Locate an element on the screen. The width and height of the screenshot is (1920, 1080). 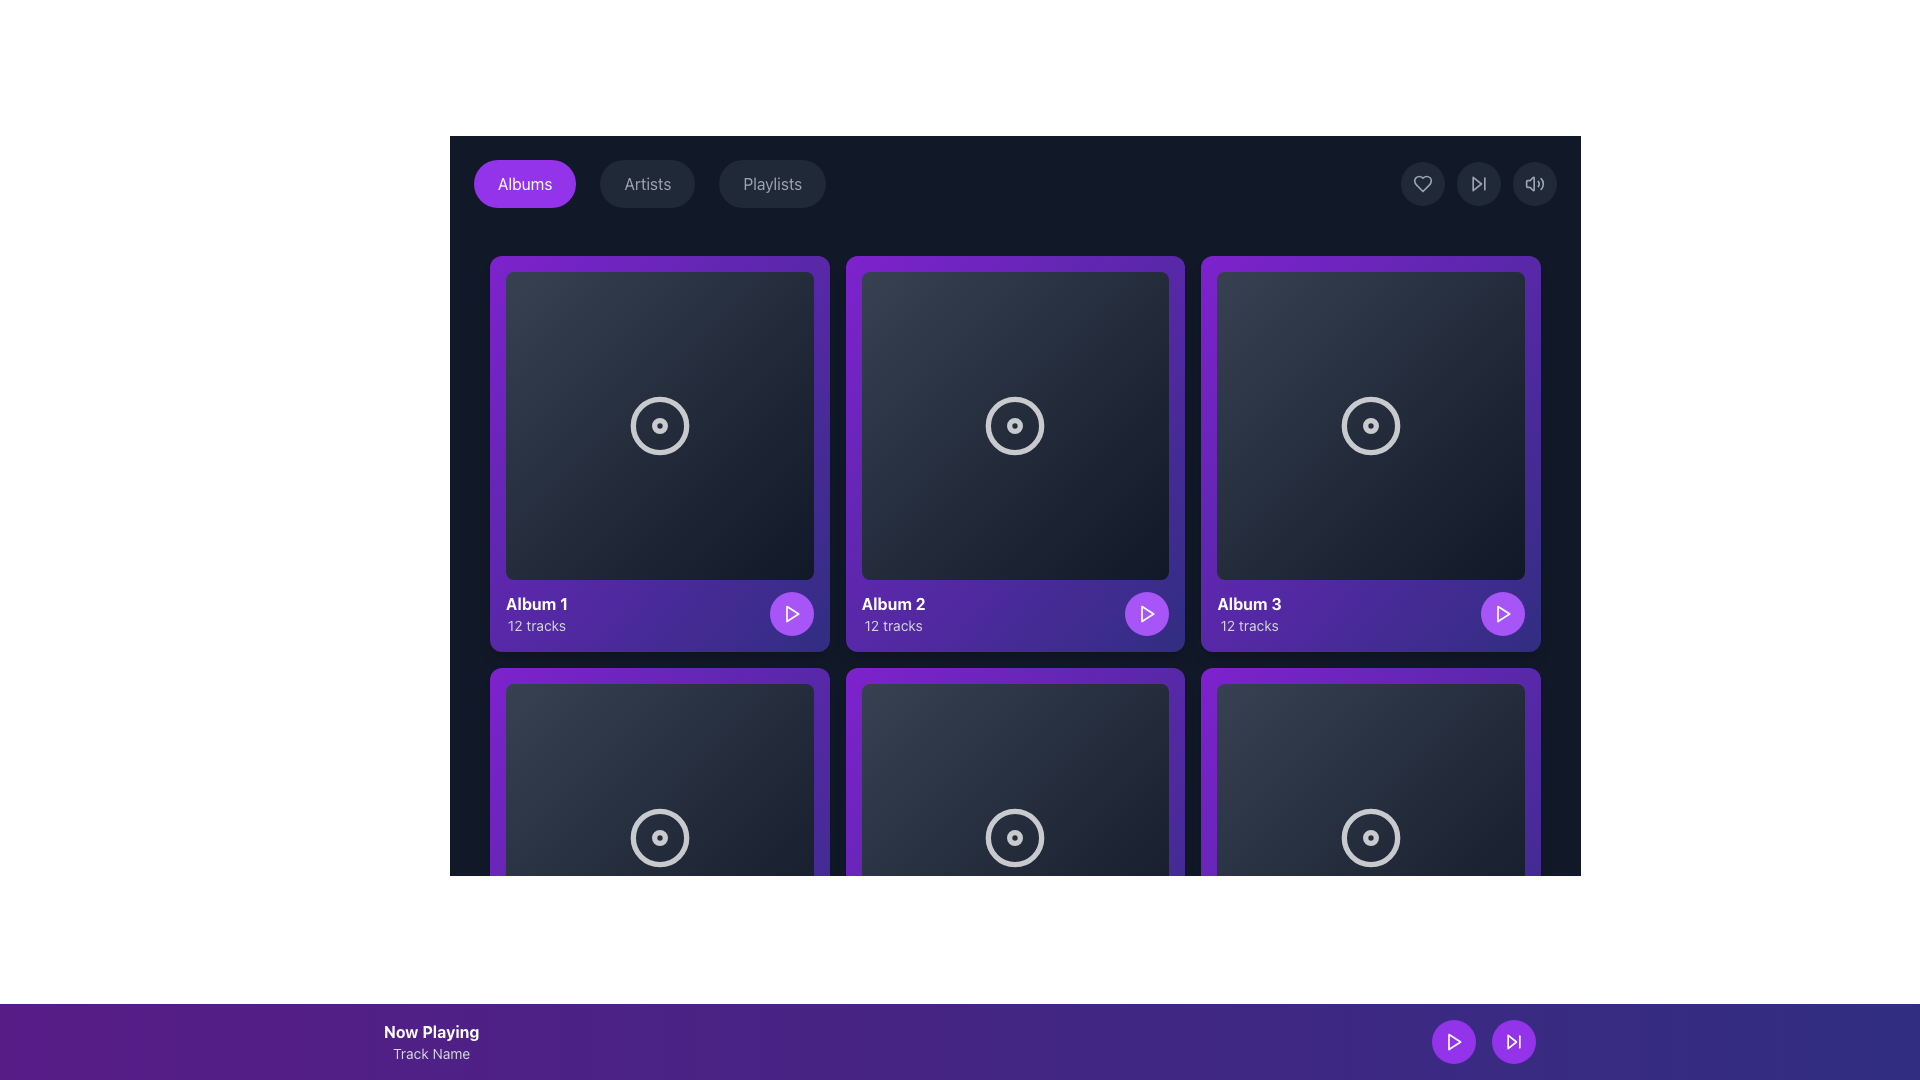
the center icon within the circular graphic located in the sixth card of the grid layout, specifically positioned in the second row and third column is located at coordinates (1015, 837).